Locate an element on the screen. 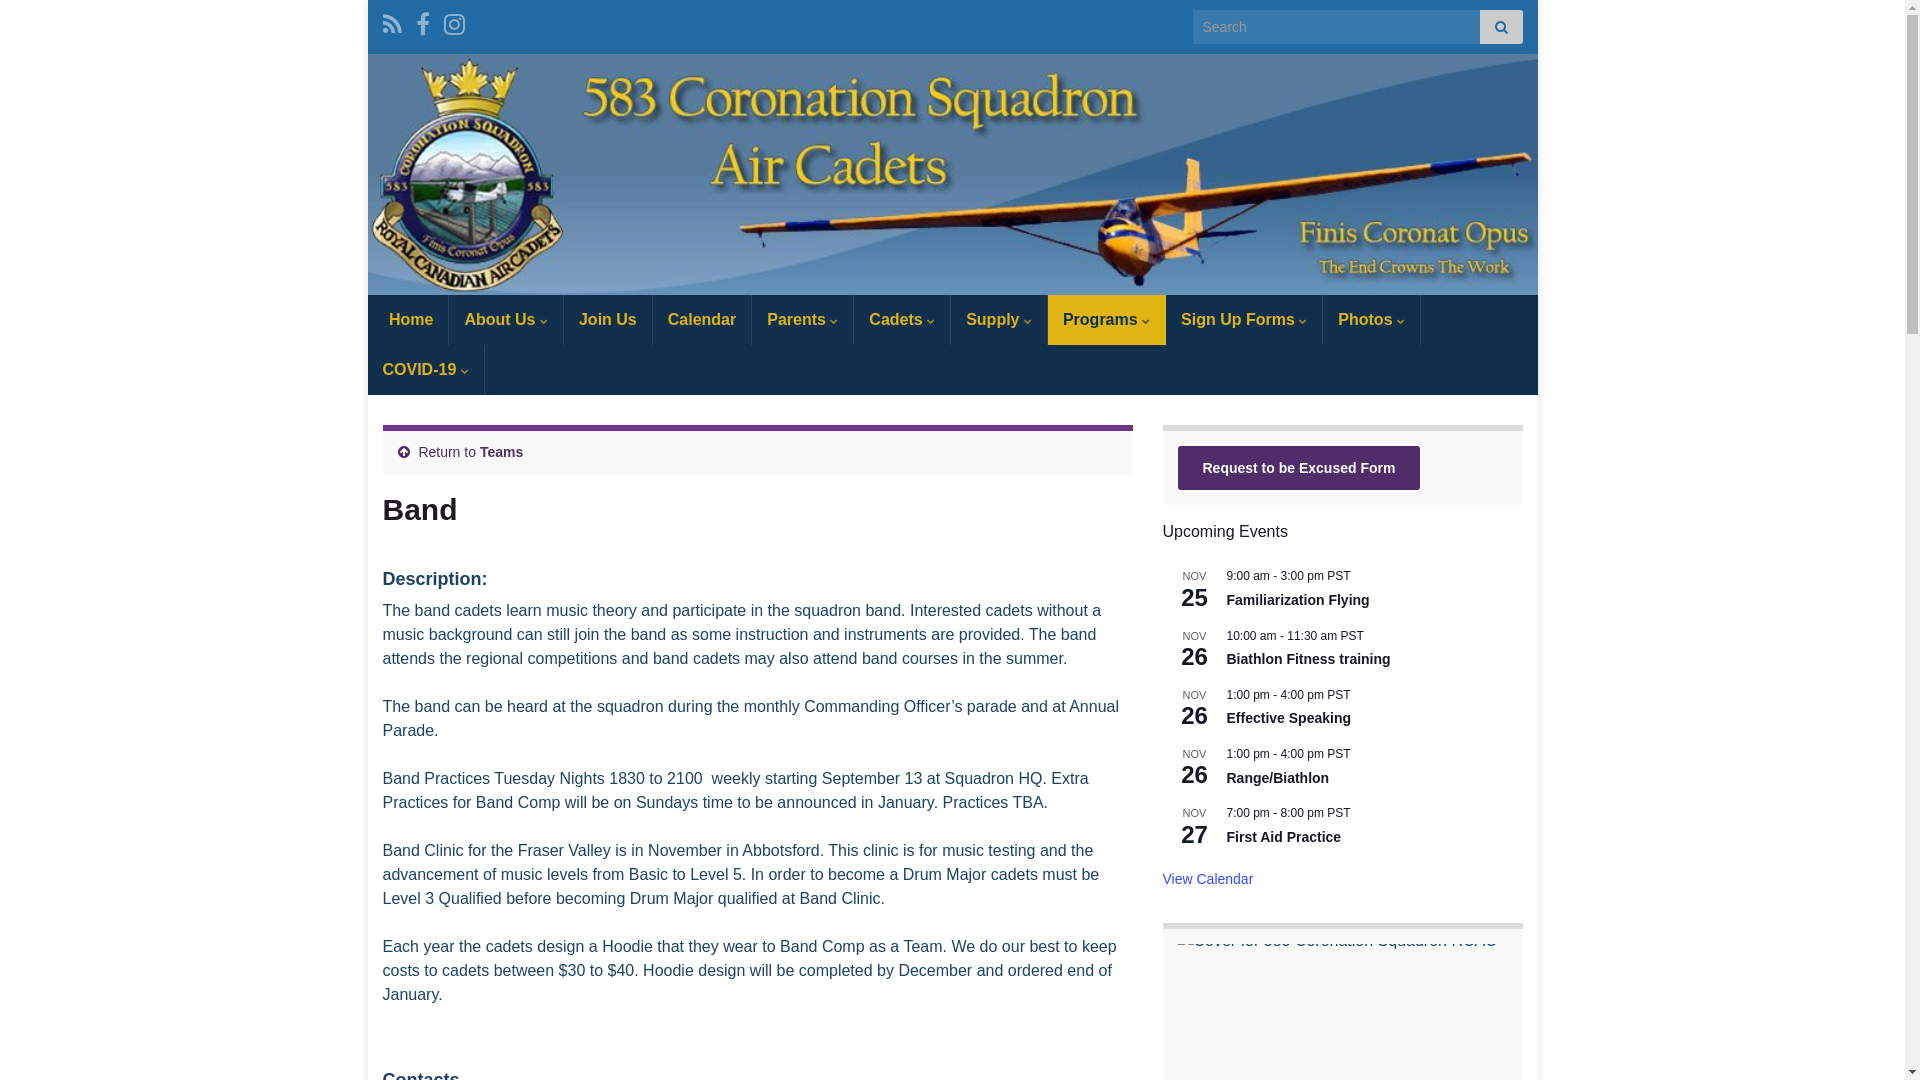 Image resolution: width=1920 pixels, height=1080 pixels. 'Join Us' is located at coordinates (563, 319).